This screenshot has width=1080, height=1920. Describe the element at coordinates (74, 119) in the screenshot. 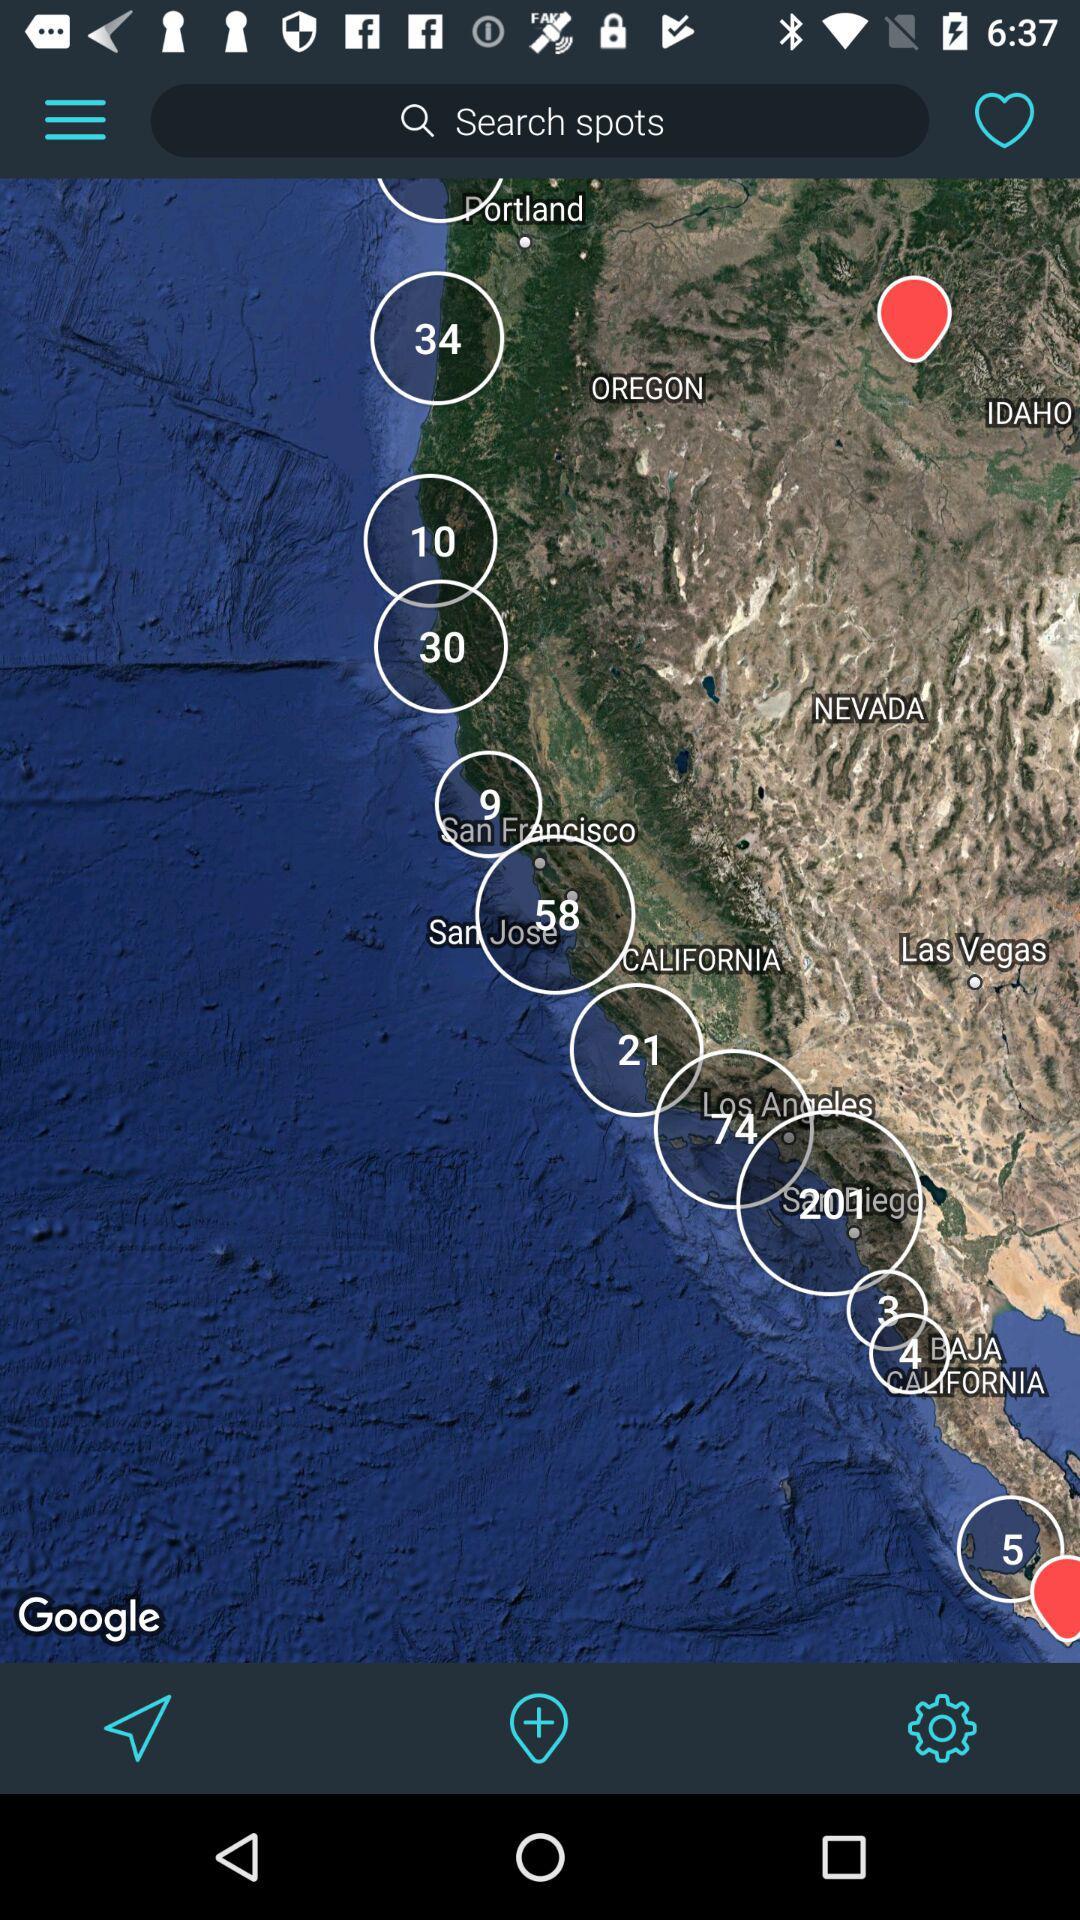

I see `the menu icon` at that location.